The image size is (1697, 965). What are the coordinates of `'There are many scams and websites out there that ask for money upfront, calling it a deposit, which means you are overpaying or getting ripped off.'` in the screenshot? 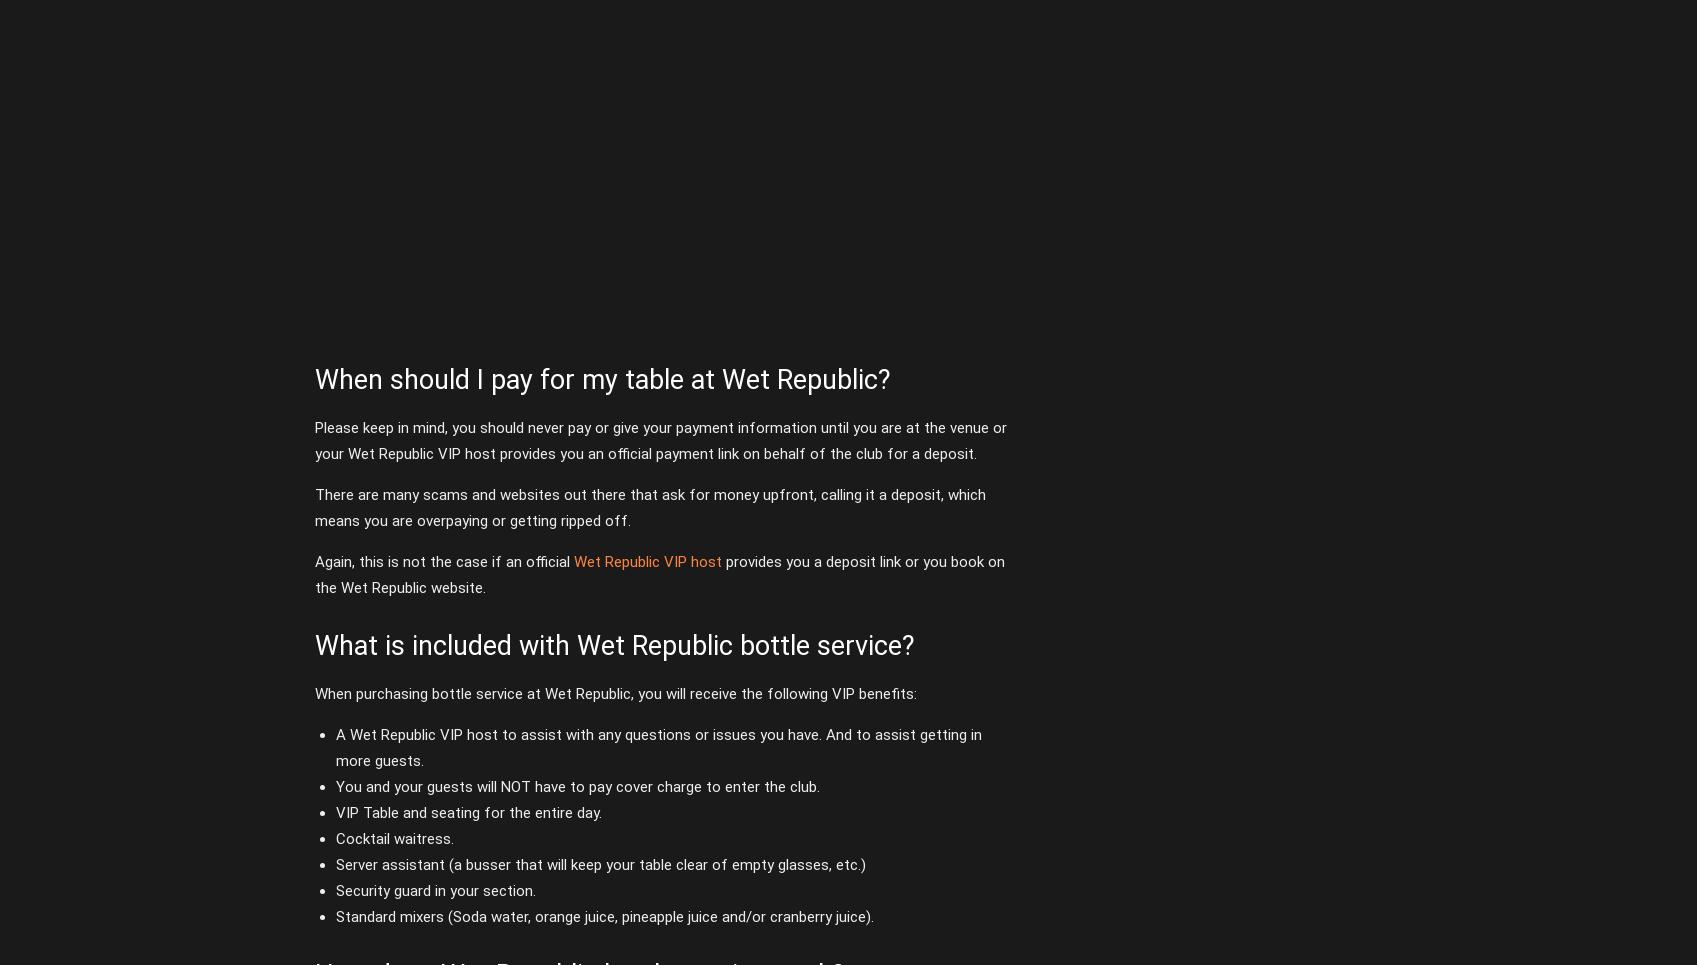 It's located at (649, 507).